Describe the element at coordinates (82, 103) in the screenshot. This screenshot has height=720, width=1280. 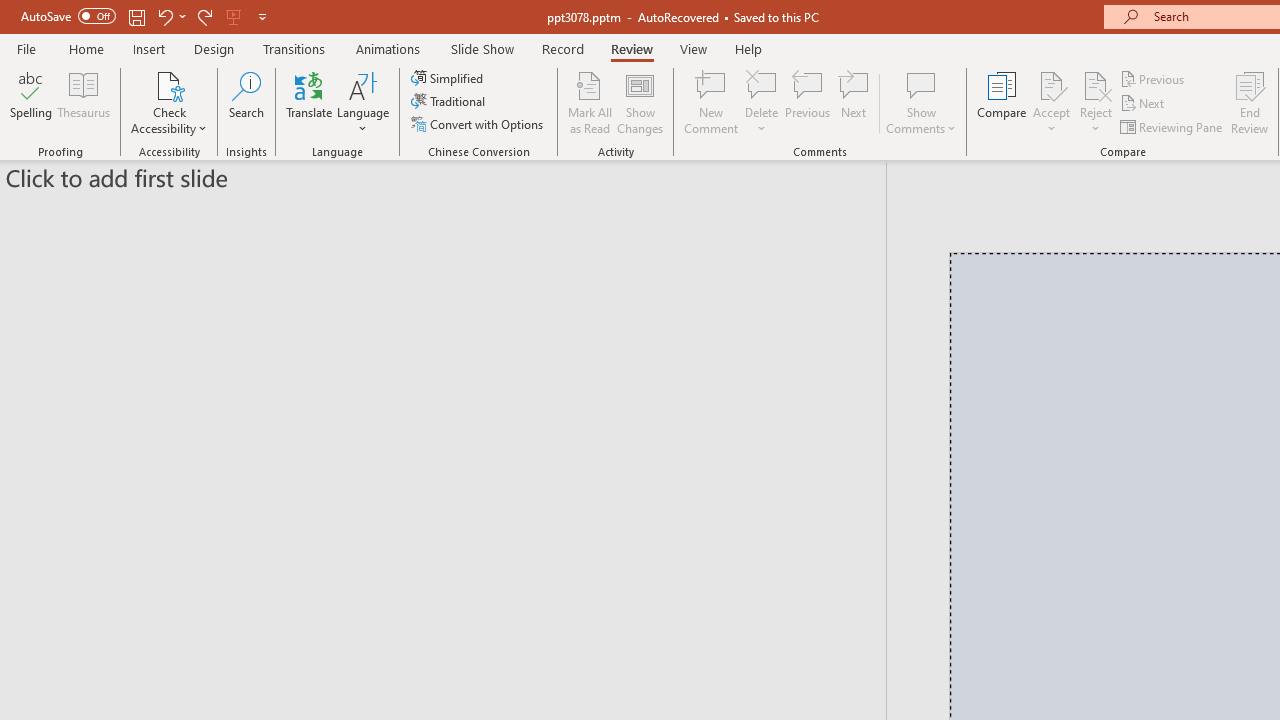
I see `'Thesaurus...'` at that location.